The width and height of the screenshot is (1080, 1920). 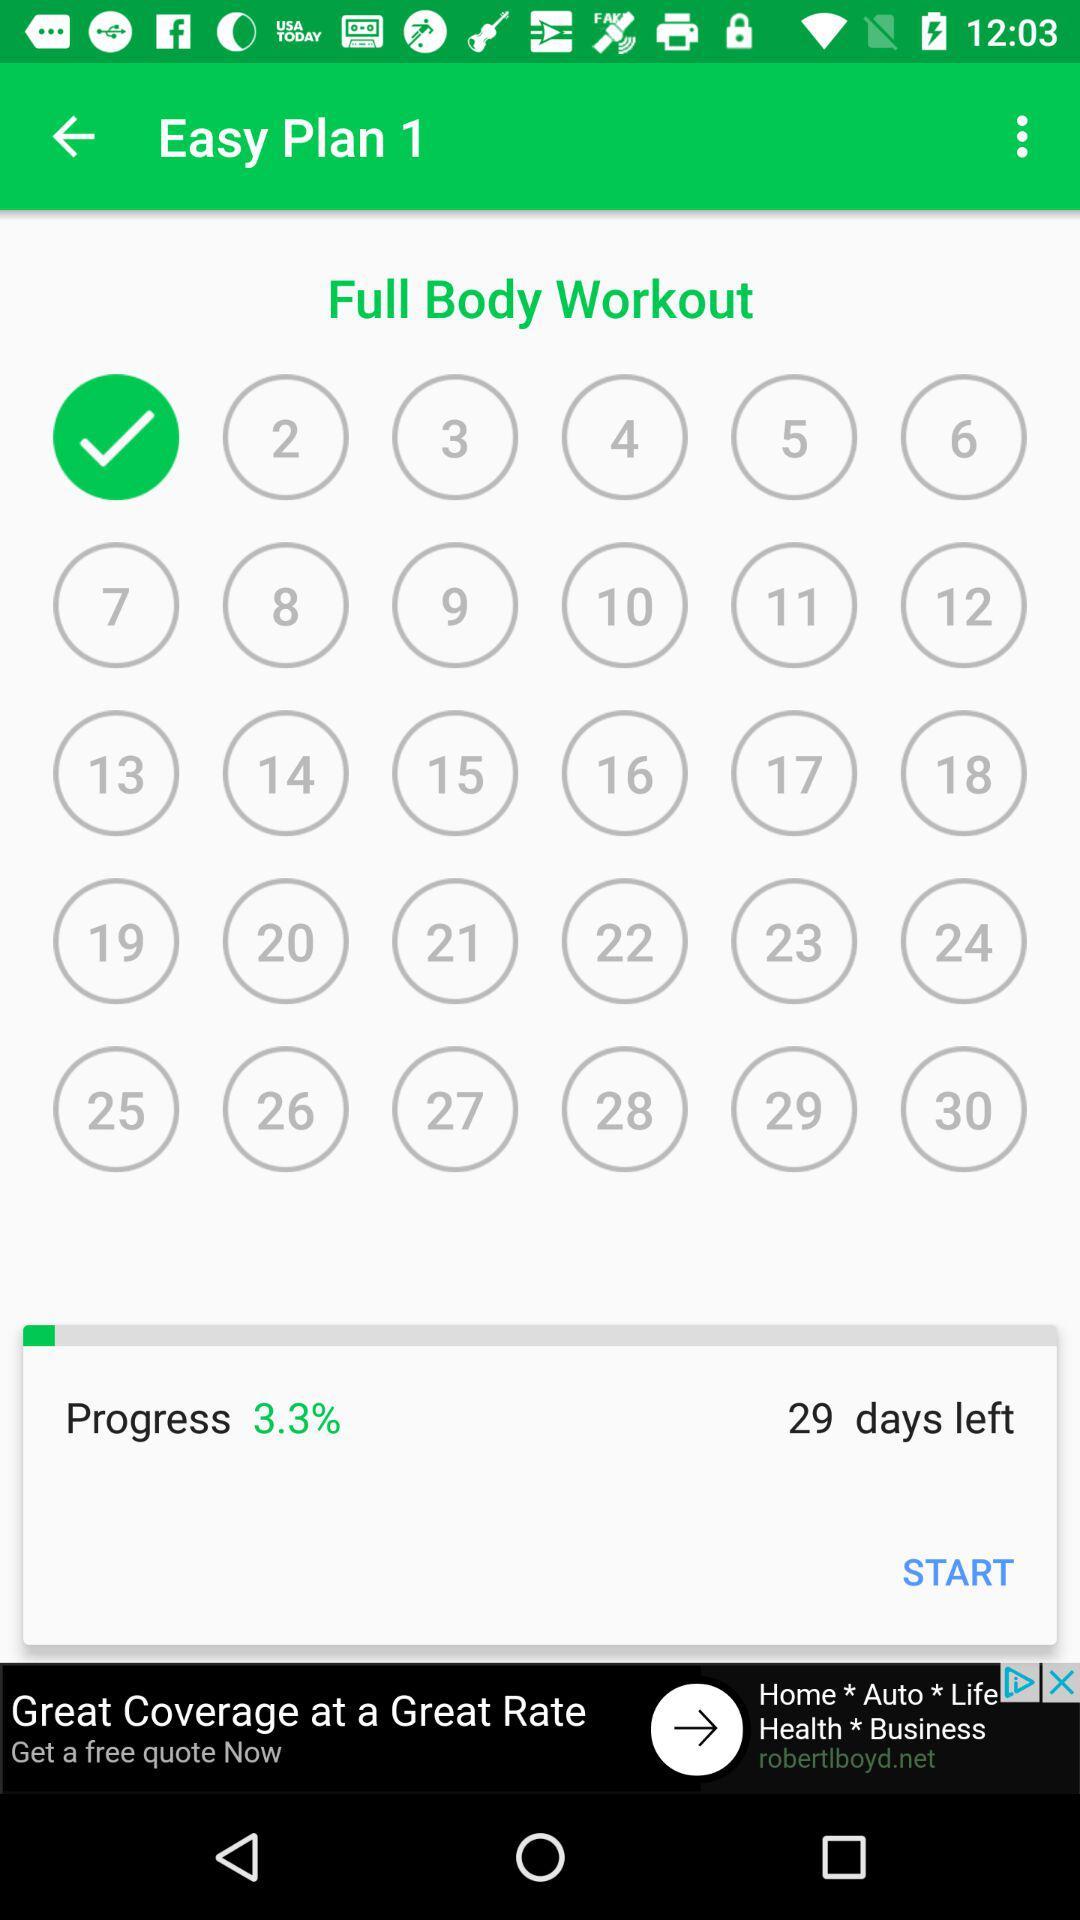 I want to click on advertisement website, so click(x=540, y=1727).